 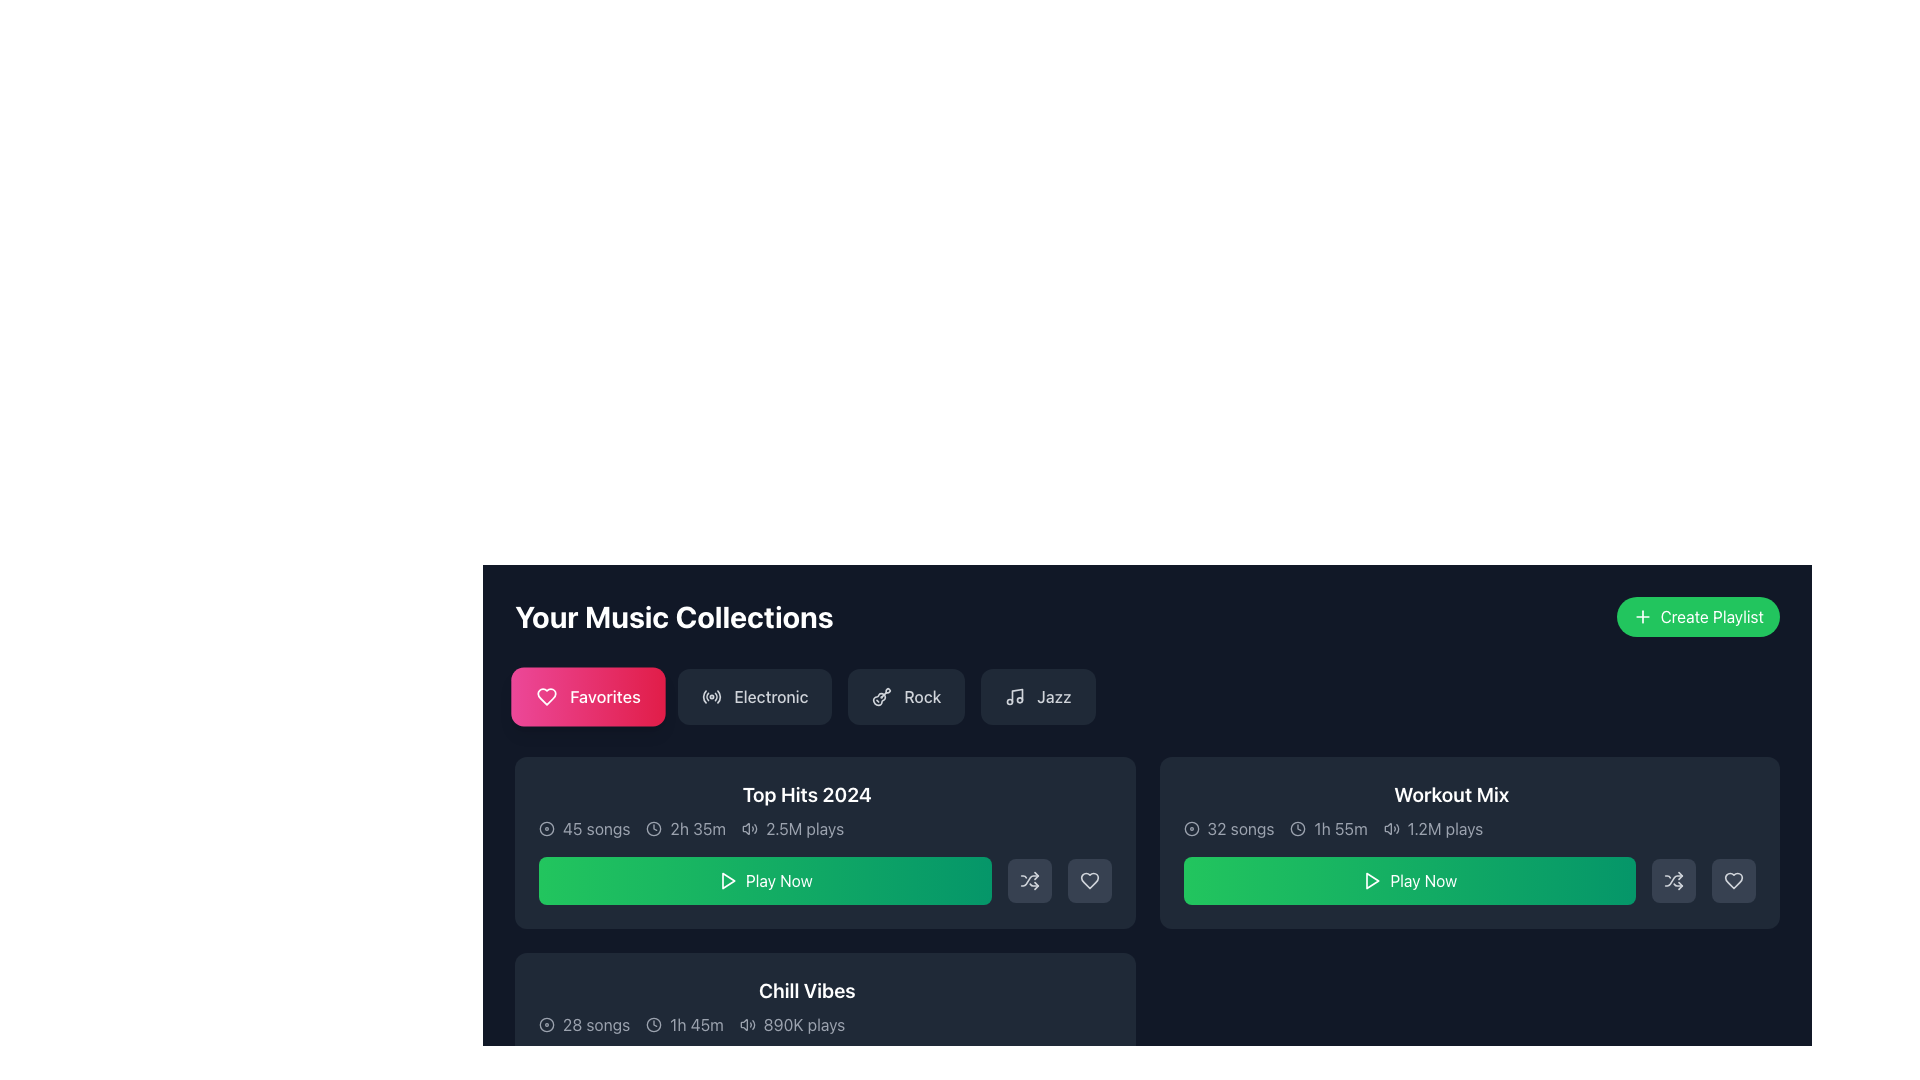 I want to click on the graphical icon representing the 'Workout Mix' music playlist, located to the left of '32 songs' and above the 'Play Now' button, so click(x=1191, y=829).